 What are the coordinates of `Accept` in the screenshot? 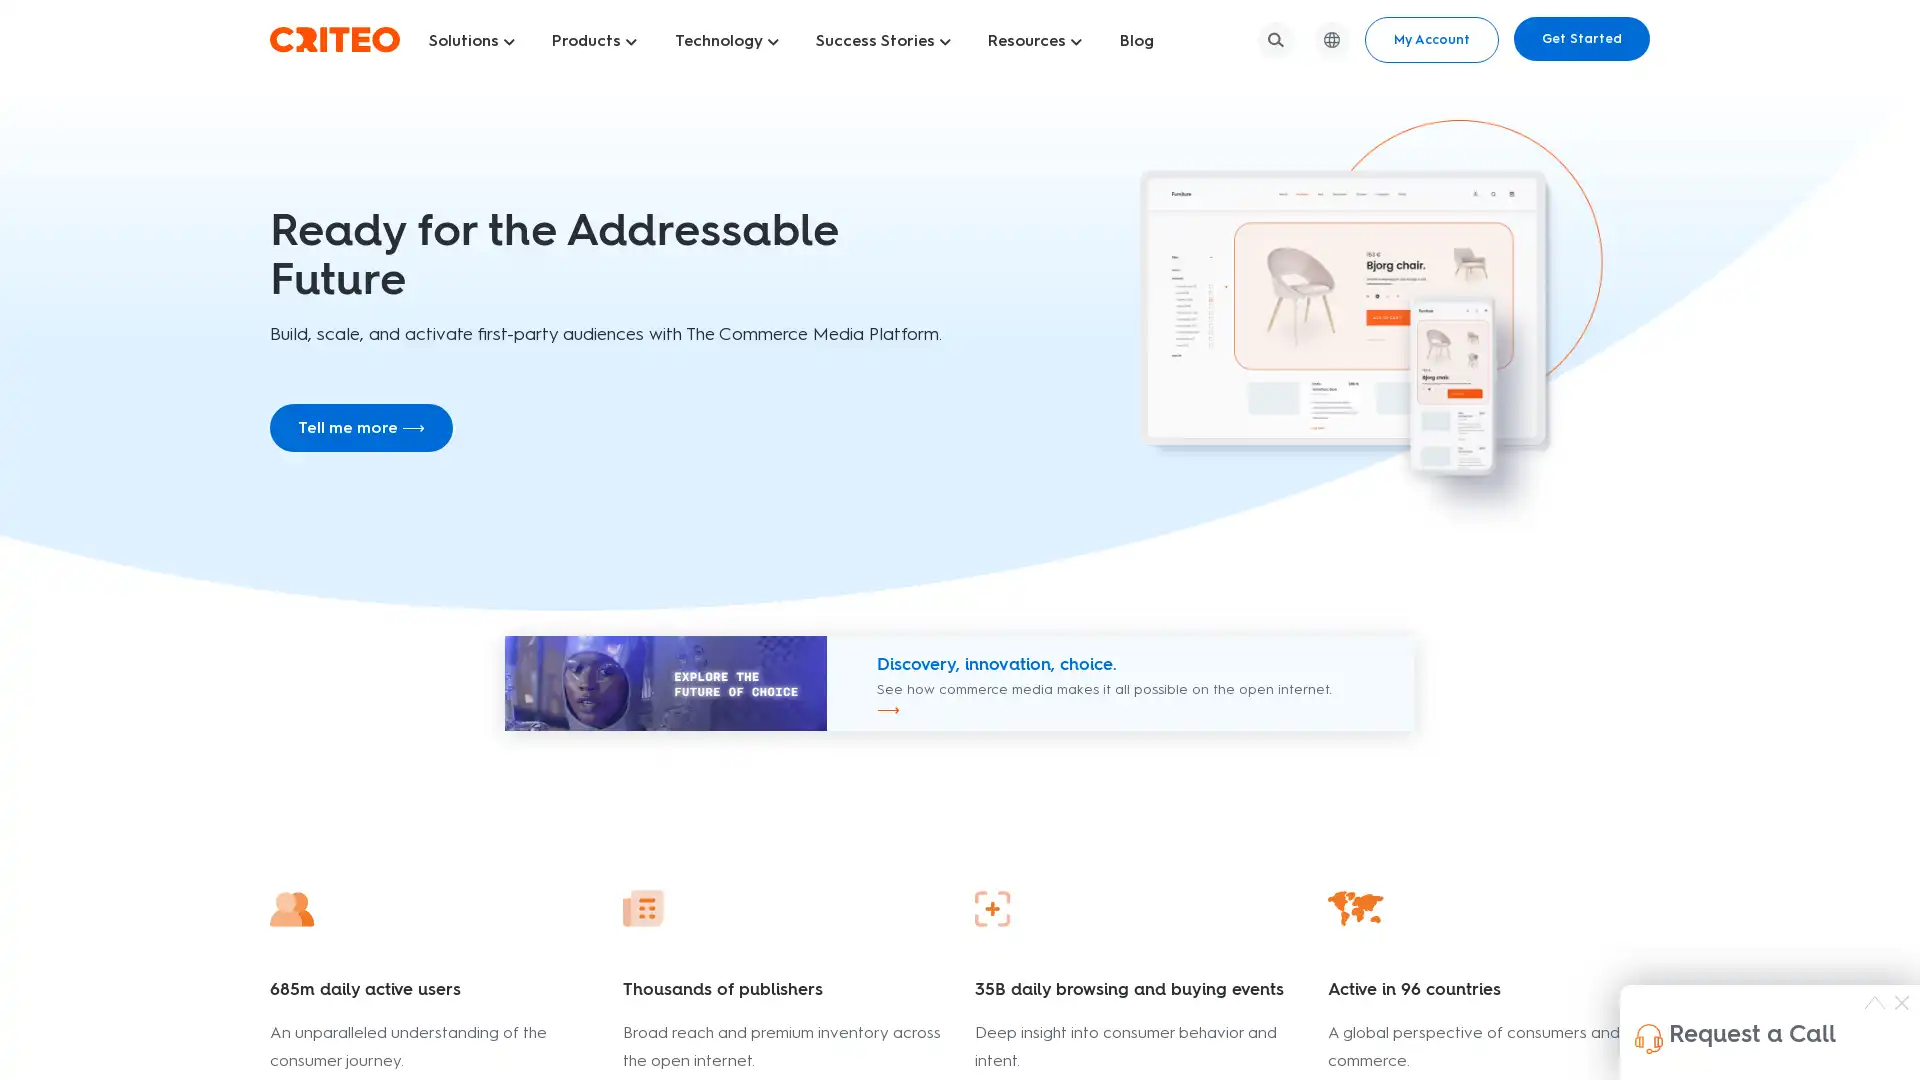 It's located at (1471, 1036).